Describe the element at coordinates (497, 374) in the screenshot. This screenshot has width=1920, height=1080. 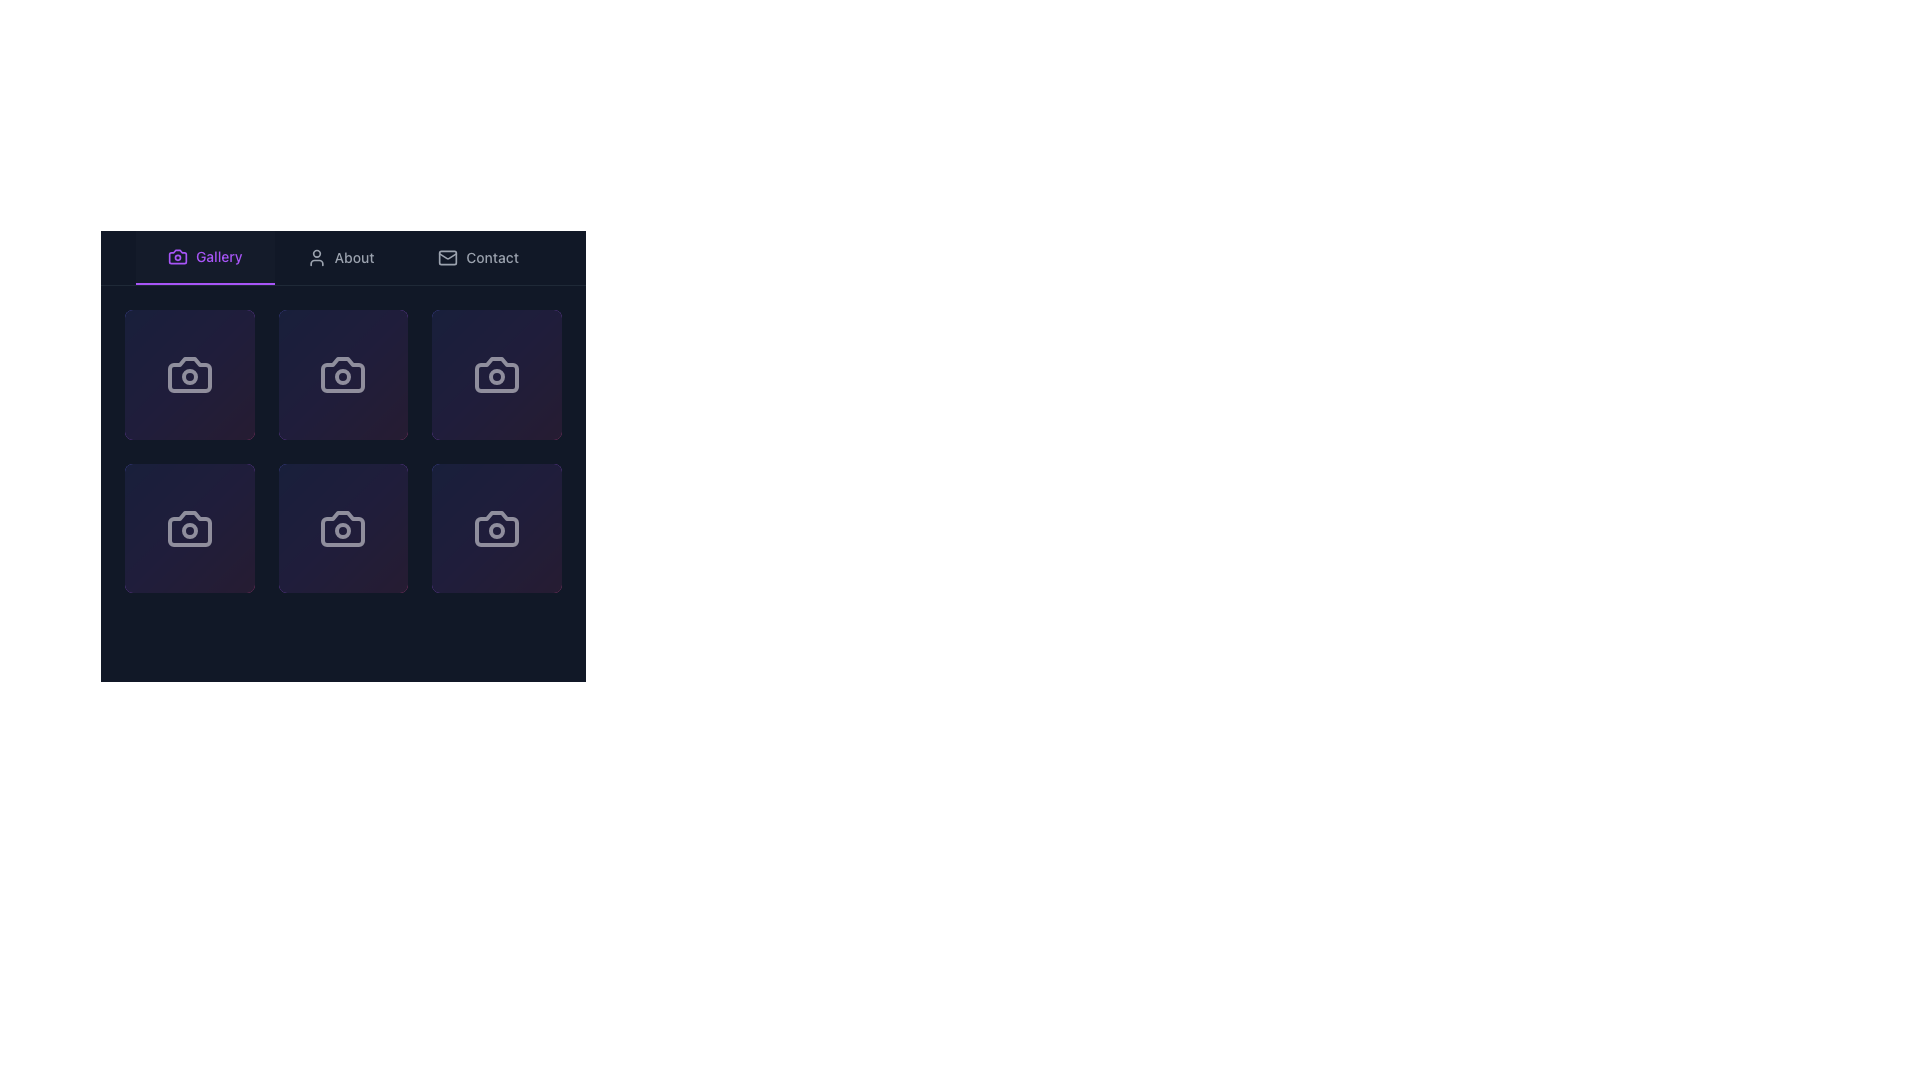
I see `the icon in the second row, second column of the gallery grid, which represents an action related to capturing or viewing images` at that location.